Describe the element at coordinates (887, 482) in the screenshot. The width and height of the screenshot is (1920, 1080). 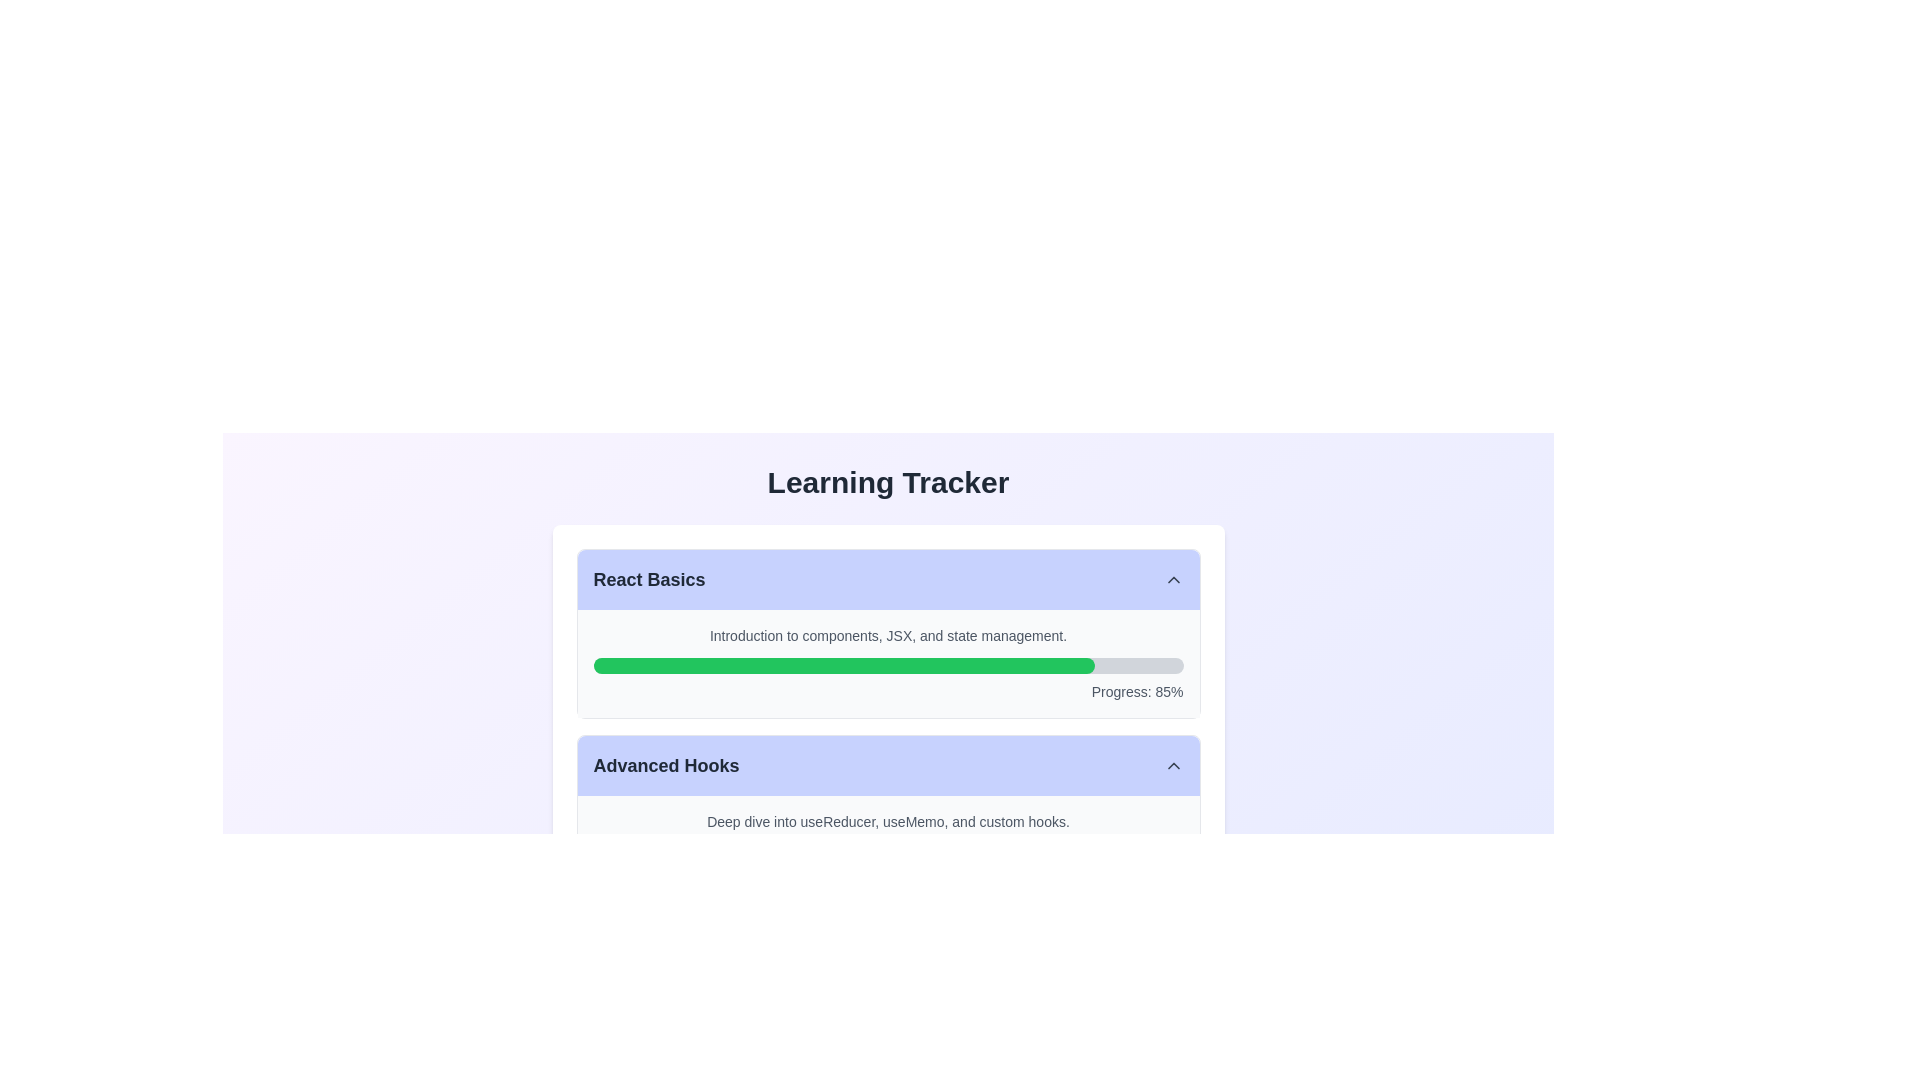
I see `the text label element that serves as the title or heading for the current interface` at that location.